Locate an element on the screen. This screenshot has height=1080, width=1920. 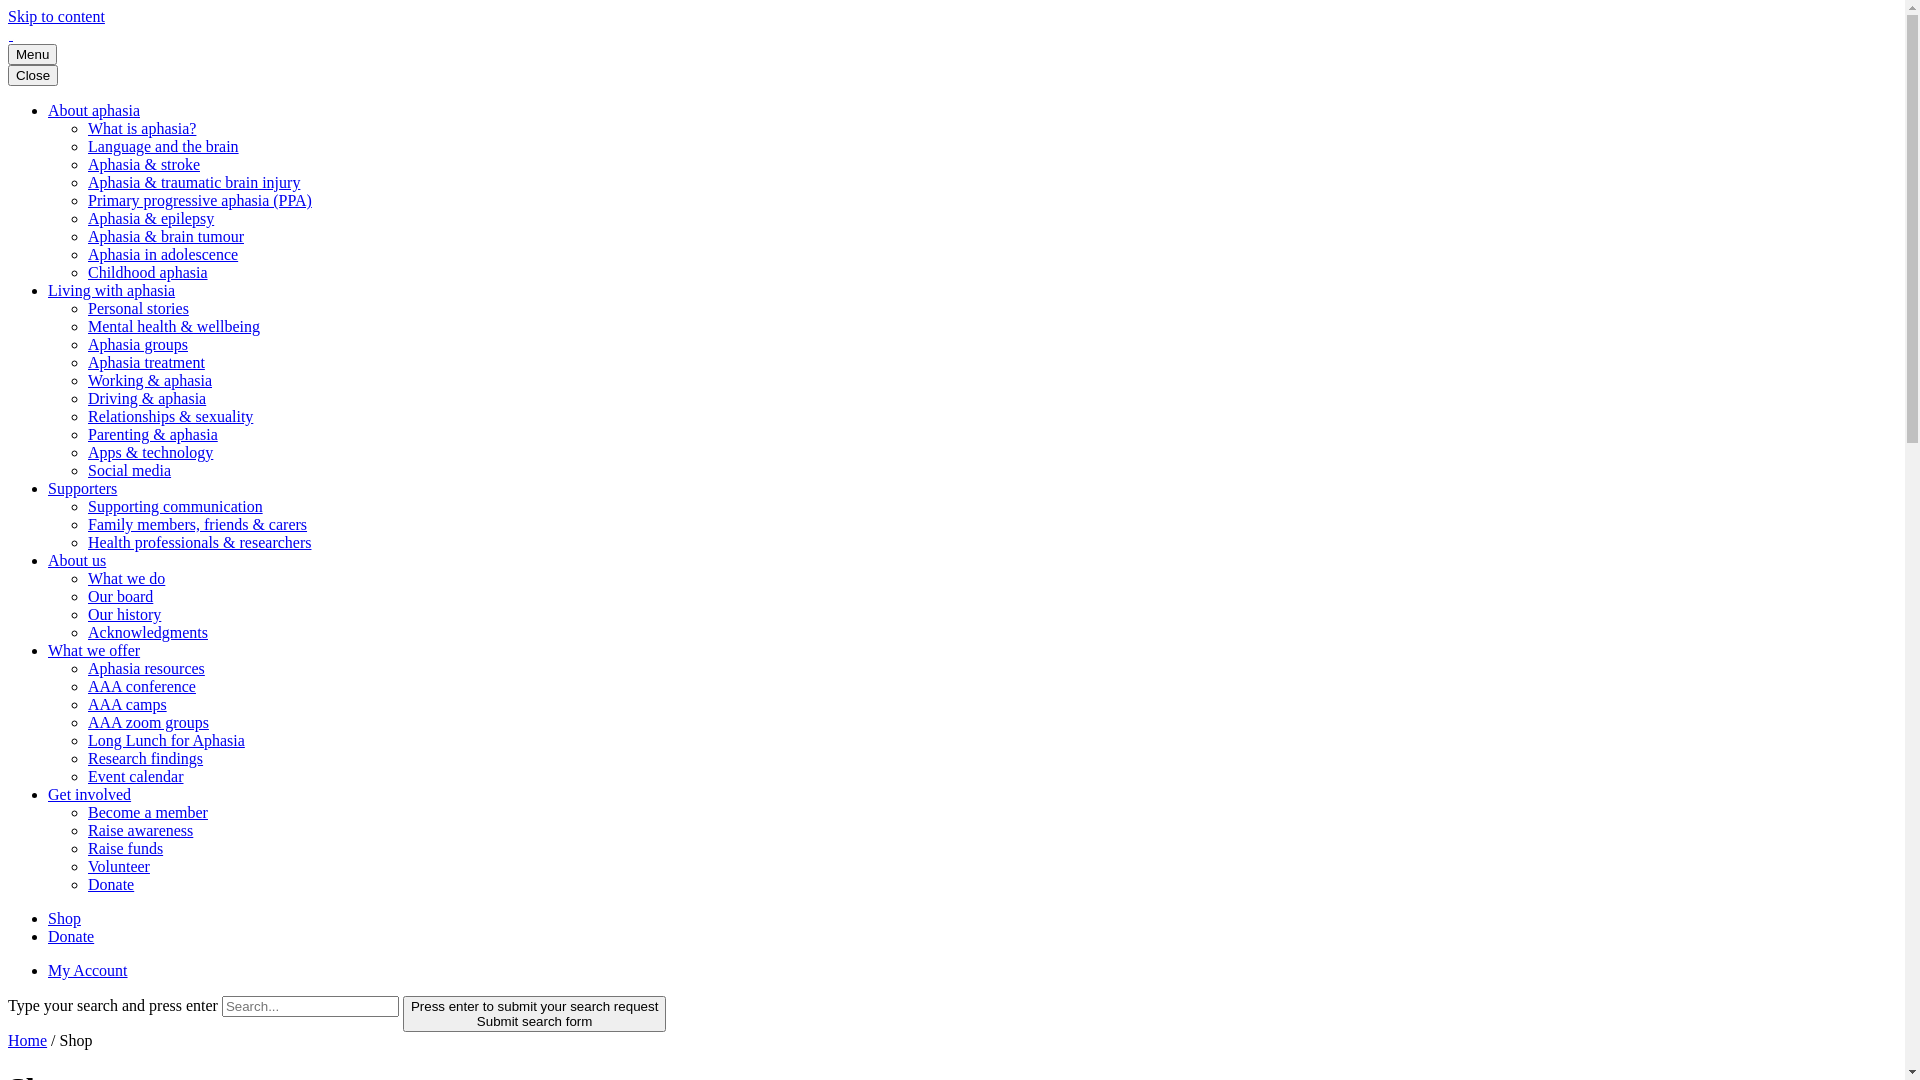
'Driving & aphasia' is located at coordinates (146, 398).